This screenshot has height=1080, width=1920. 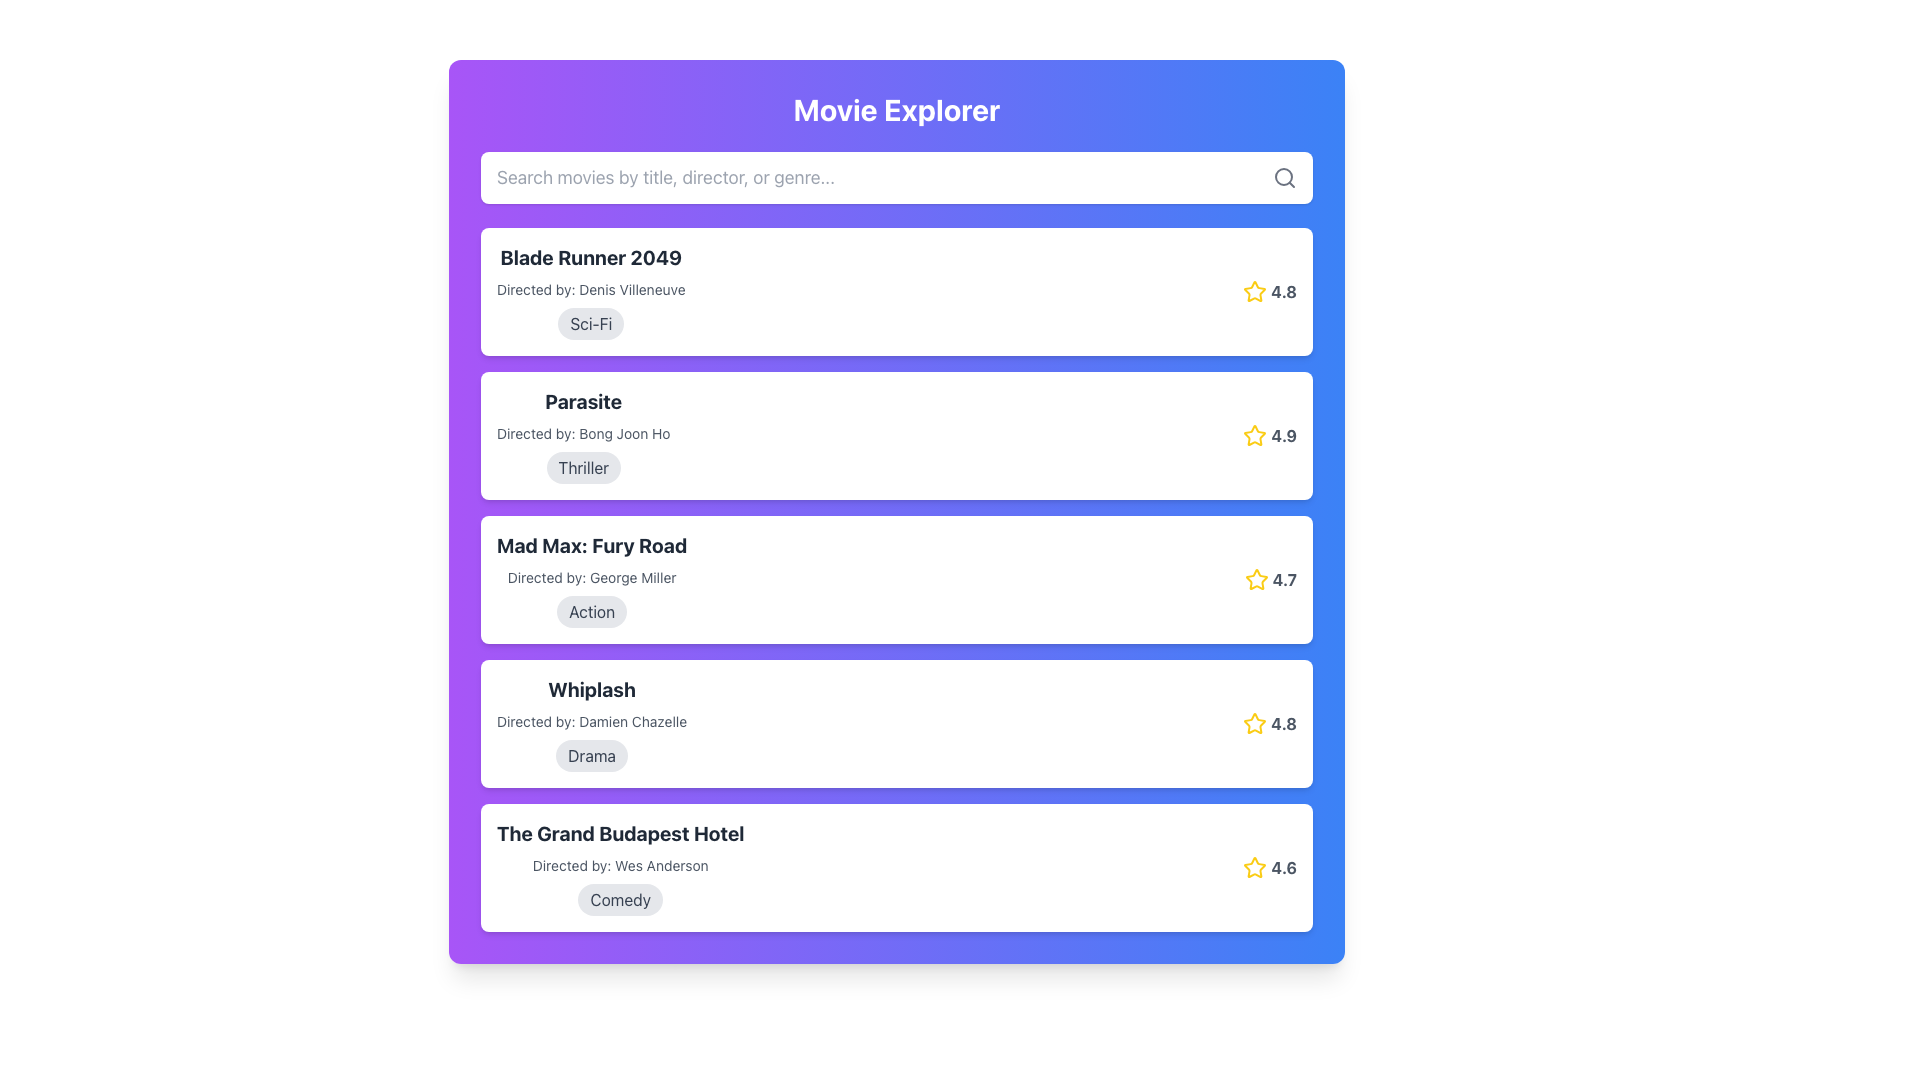 I want to click on the star icon located to the right of the 'Mad Max: Fury Road' movie entry, so click(x=1255, y=579).